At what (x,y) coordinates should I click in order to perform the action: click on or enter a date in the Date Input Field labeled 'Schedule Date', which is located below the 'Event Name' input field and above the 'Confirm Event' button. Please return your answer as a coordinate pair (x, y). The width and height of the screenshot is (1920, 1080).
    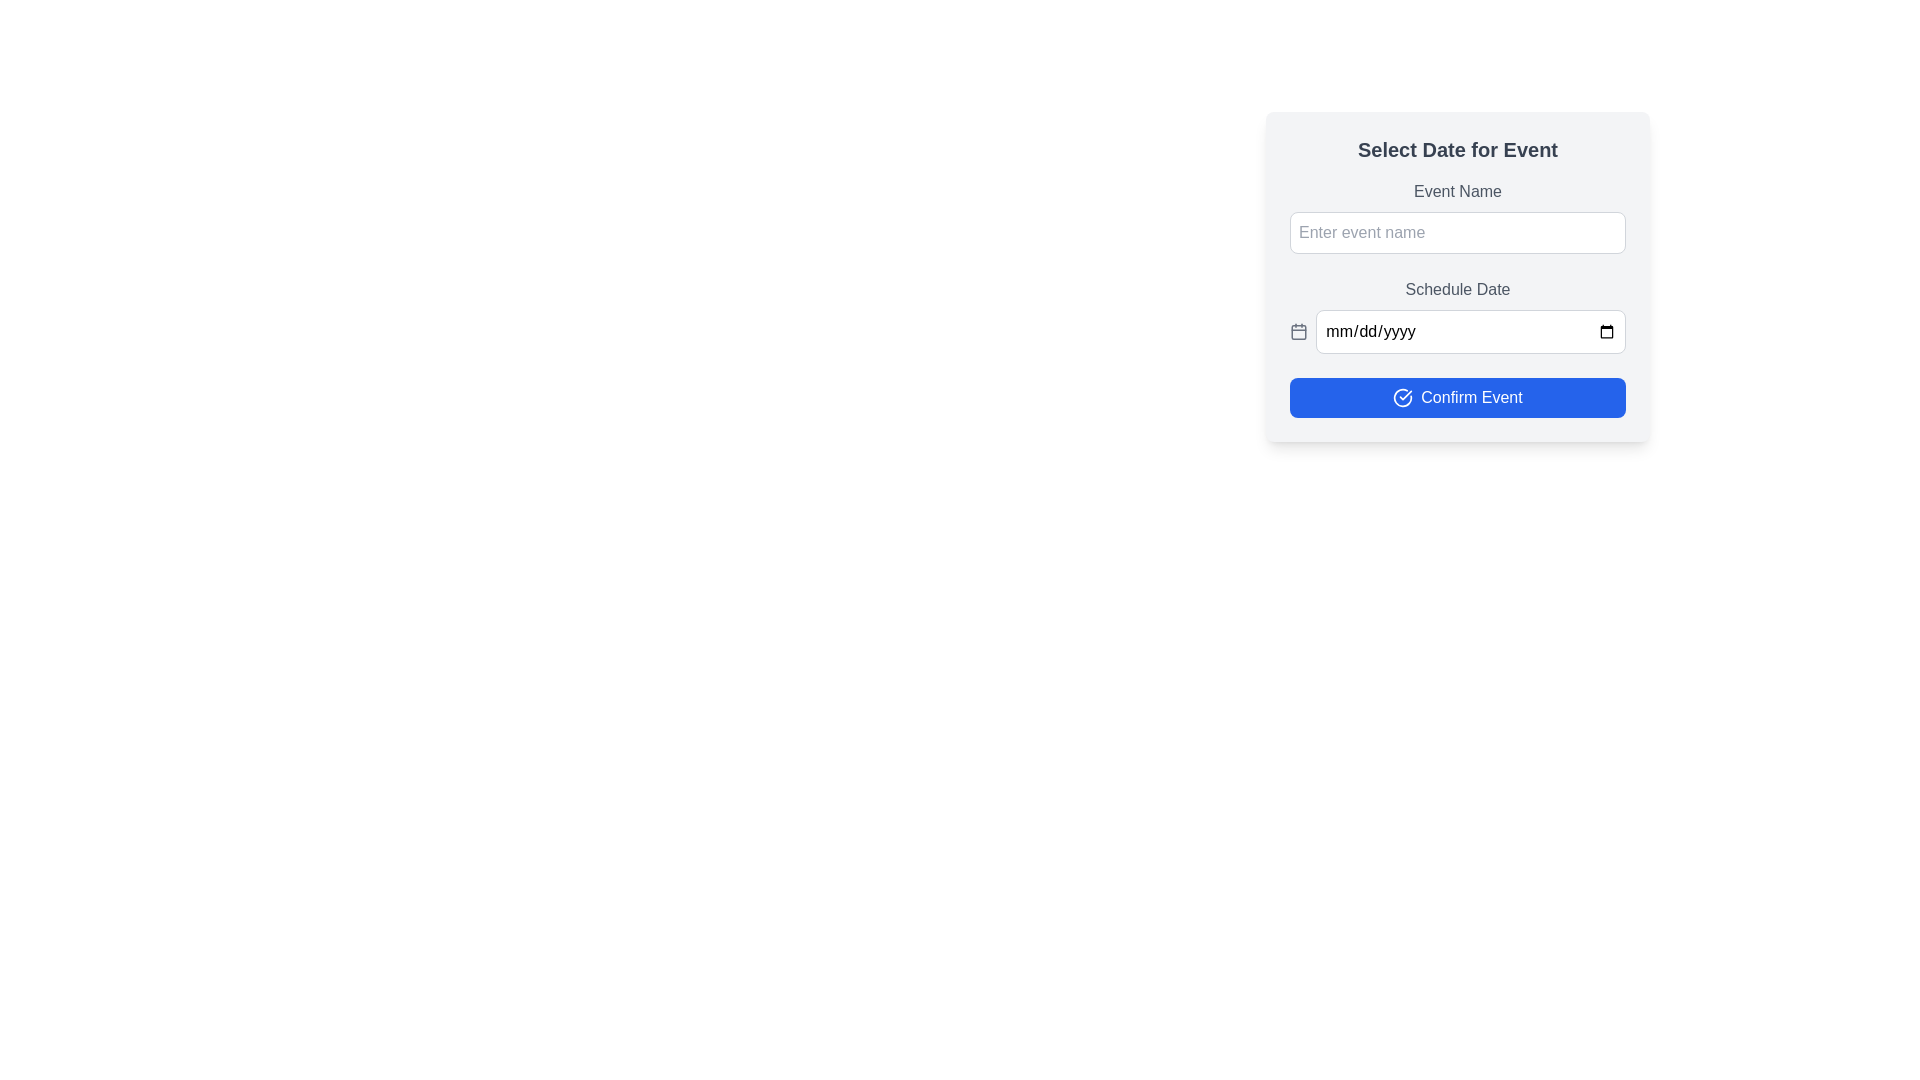
    Looking at the image, I should click on (1458, 315).